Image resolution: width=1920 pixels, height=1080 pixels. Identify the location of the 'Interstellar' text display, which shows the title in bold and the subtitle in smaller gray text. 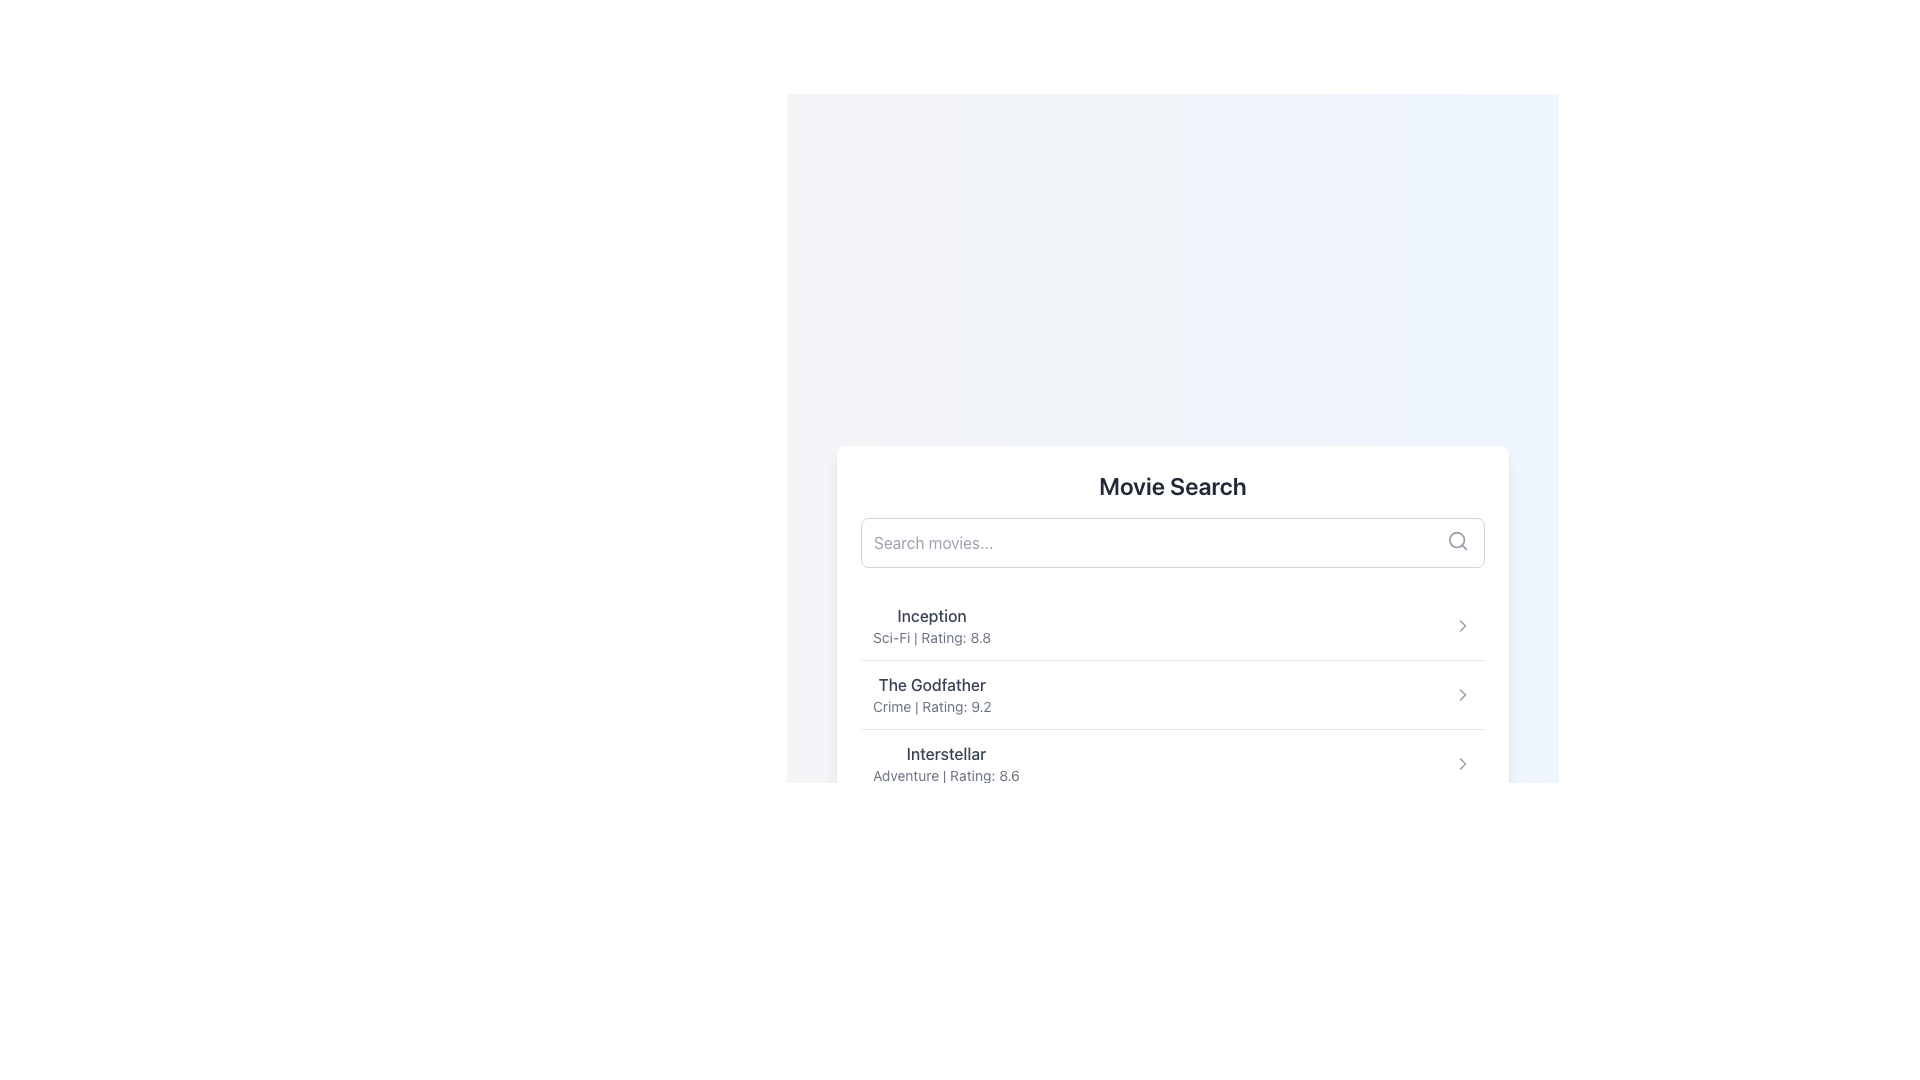
(945, 763).